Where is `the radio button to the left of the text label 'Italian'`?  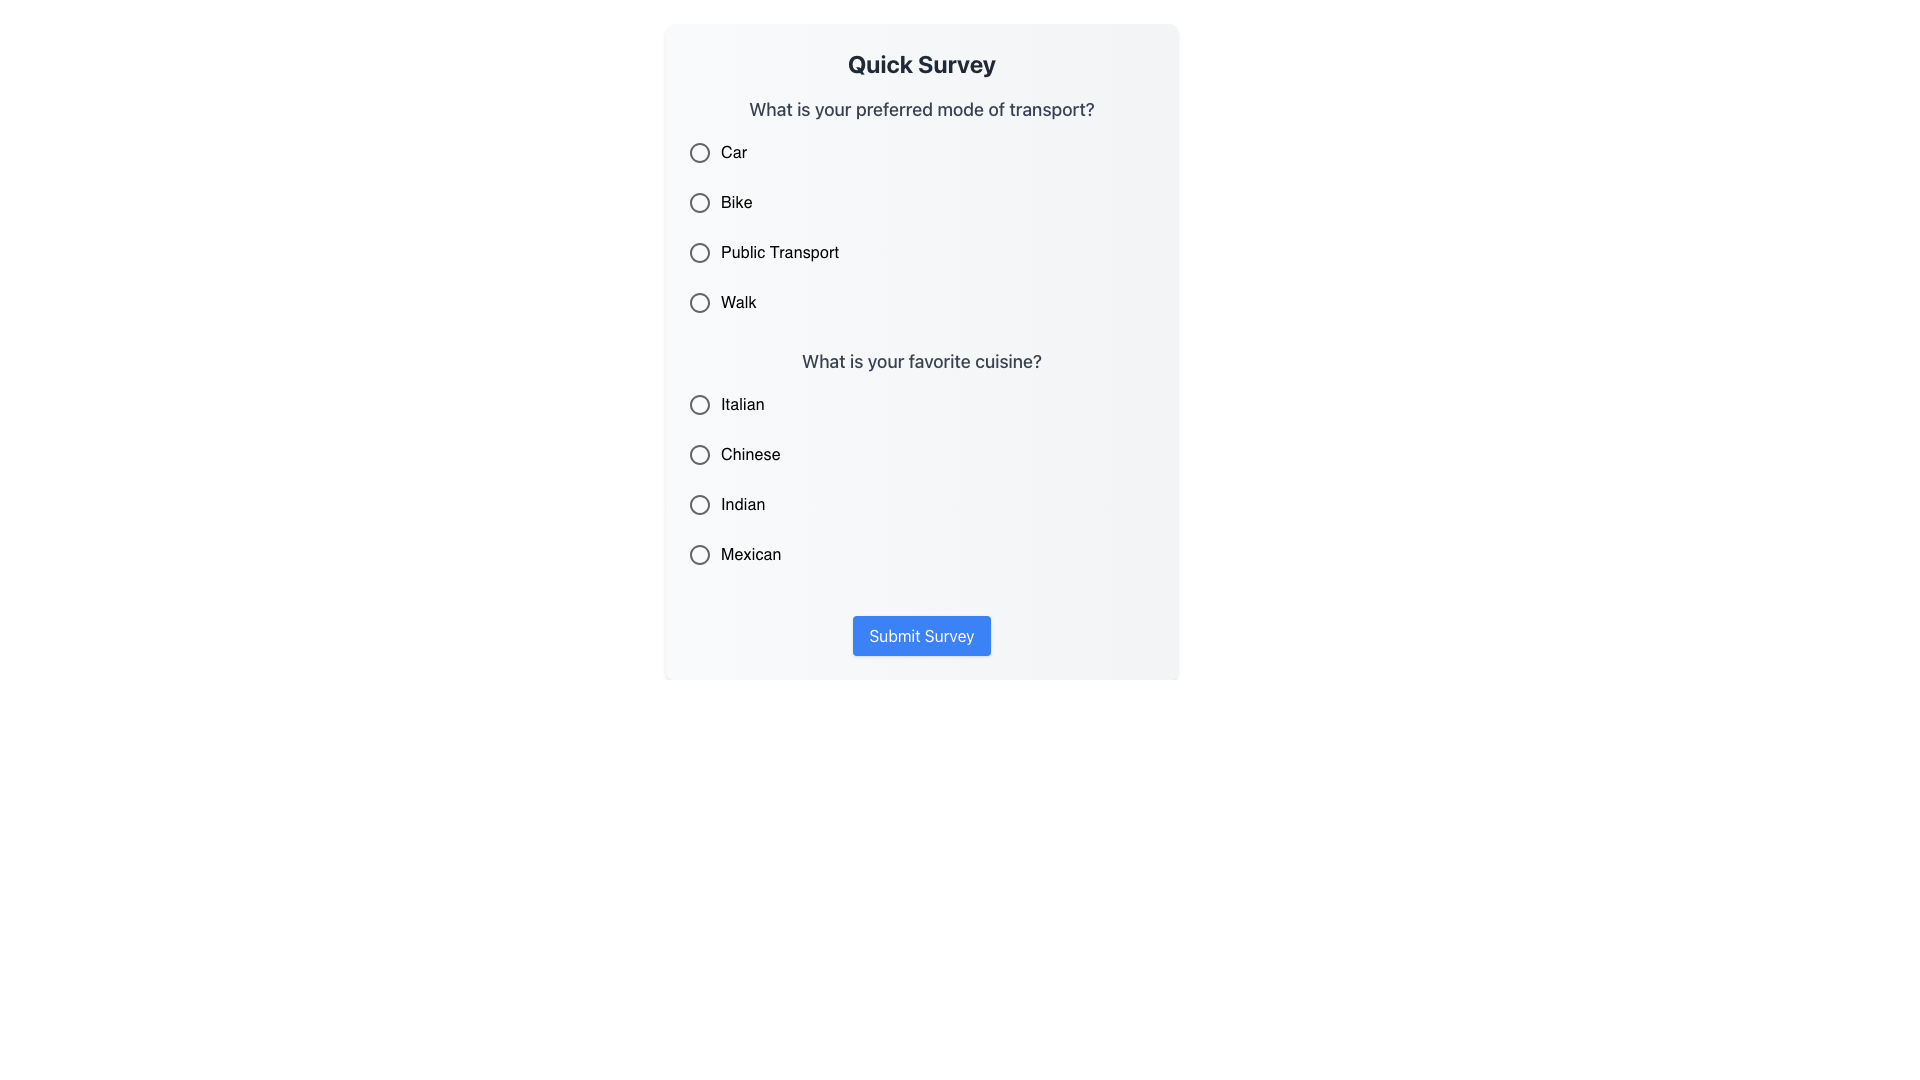
the radio button to the left of the text label 'Italian' is located at coordinates (700, 405).